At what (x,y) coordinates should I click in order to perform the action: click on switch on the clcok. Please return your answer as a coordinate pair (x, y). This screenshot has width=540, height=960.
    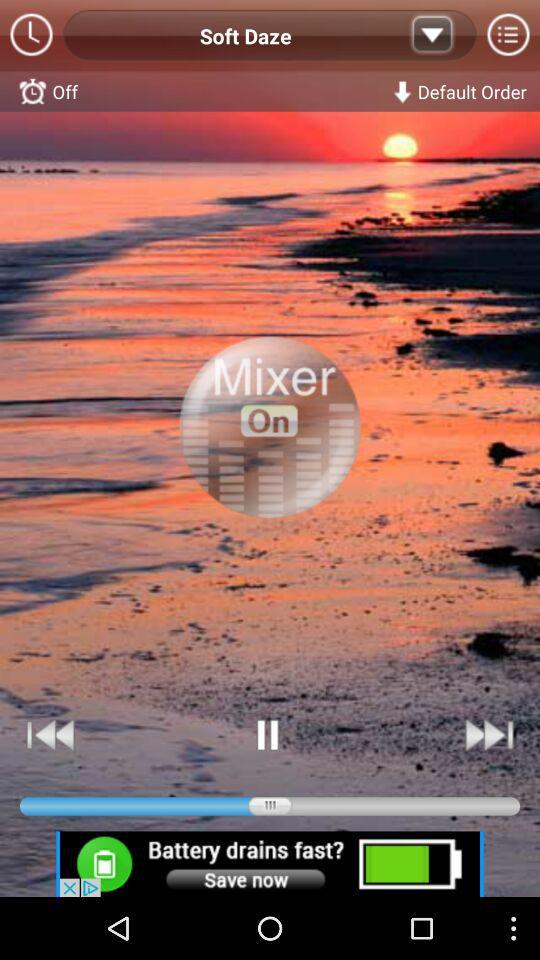
    Looking at the image, I should click on (30, 35).